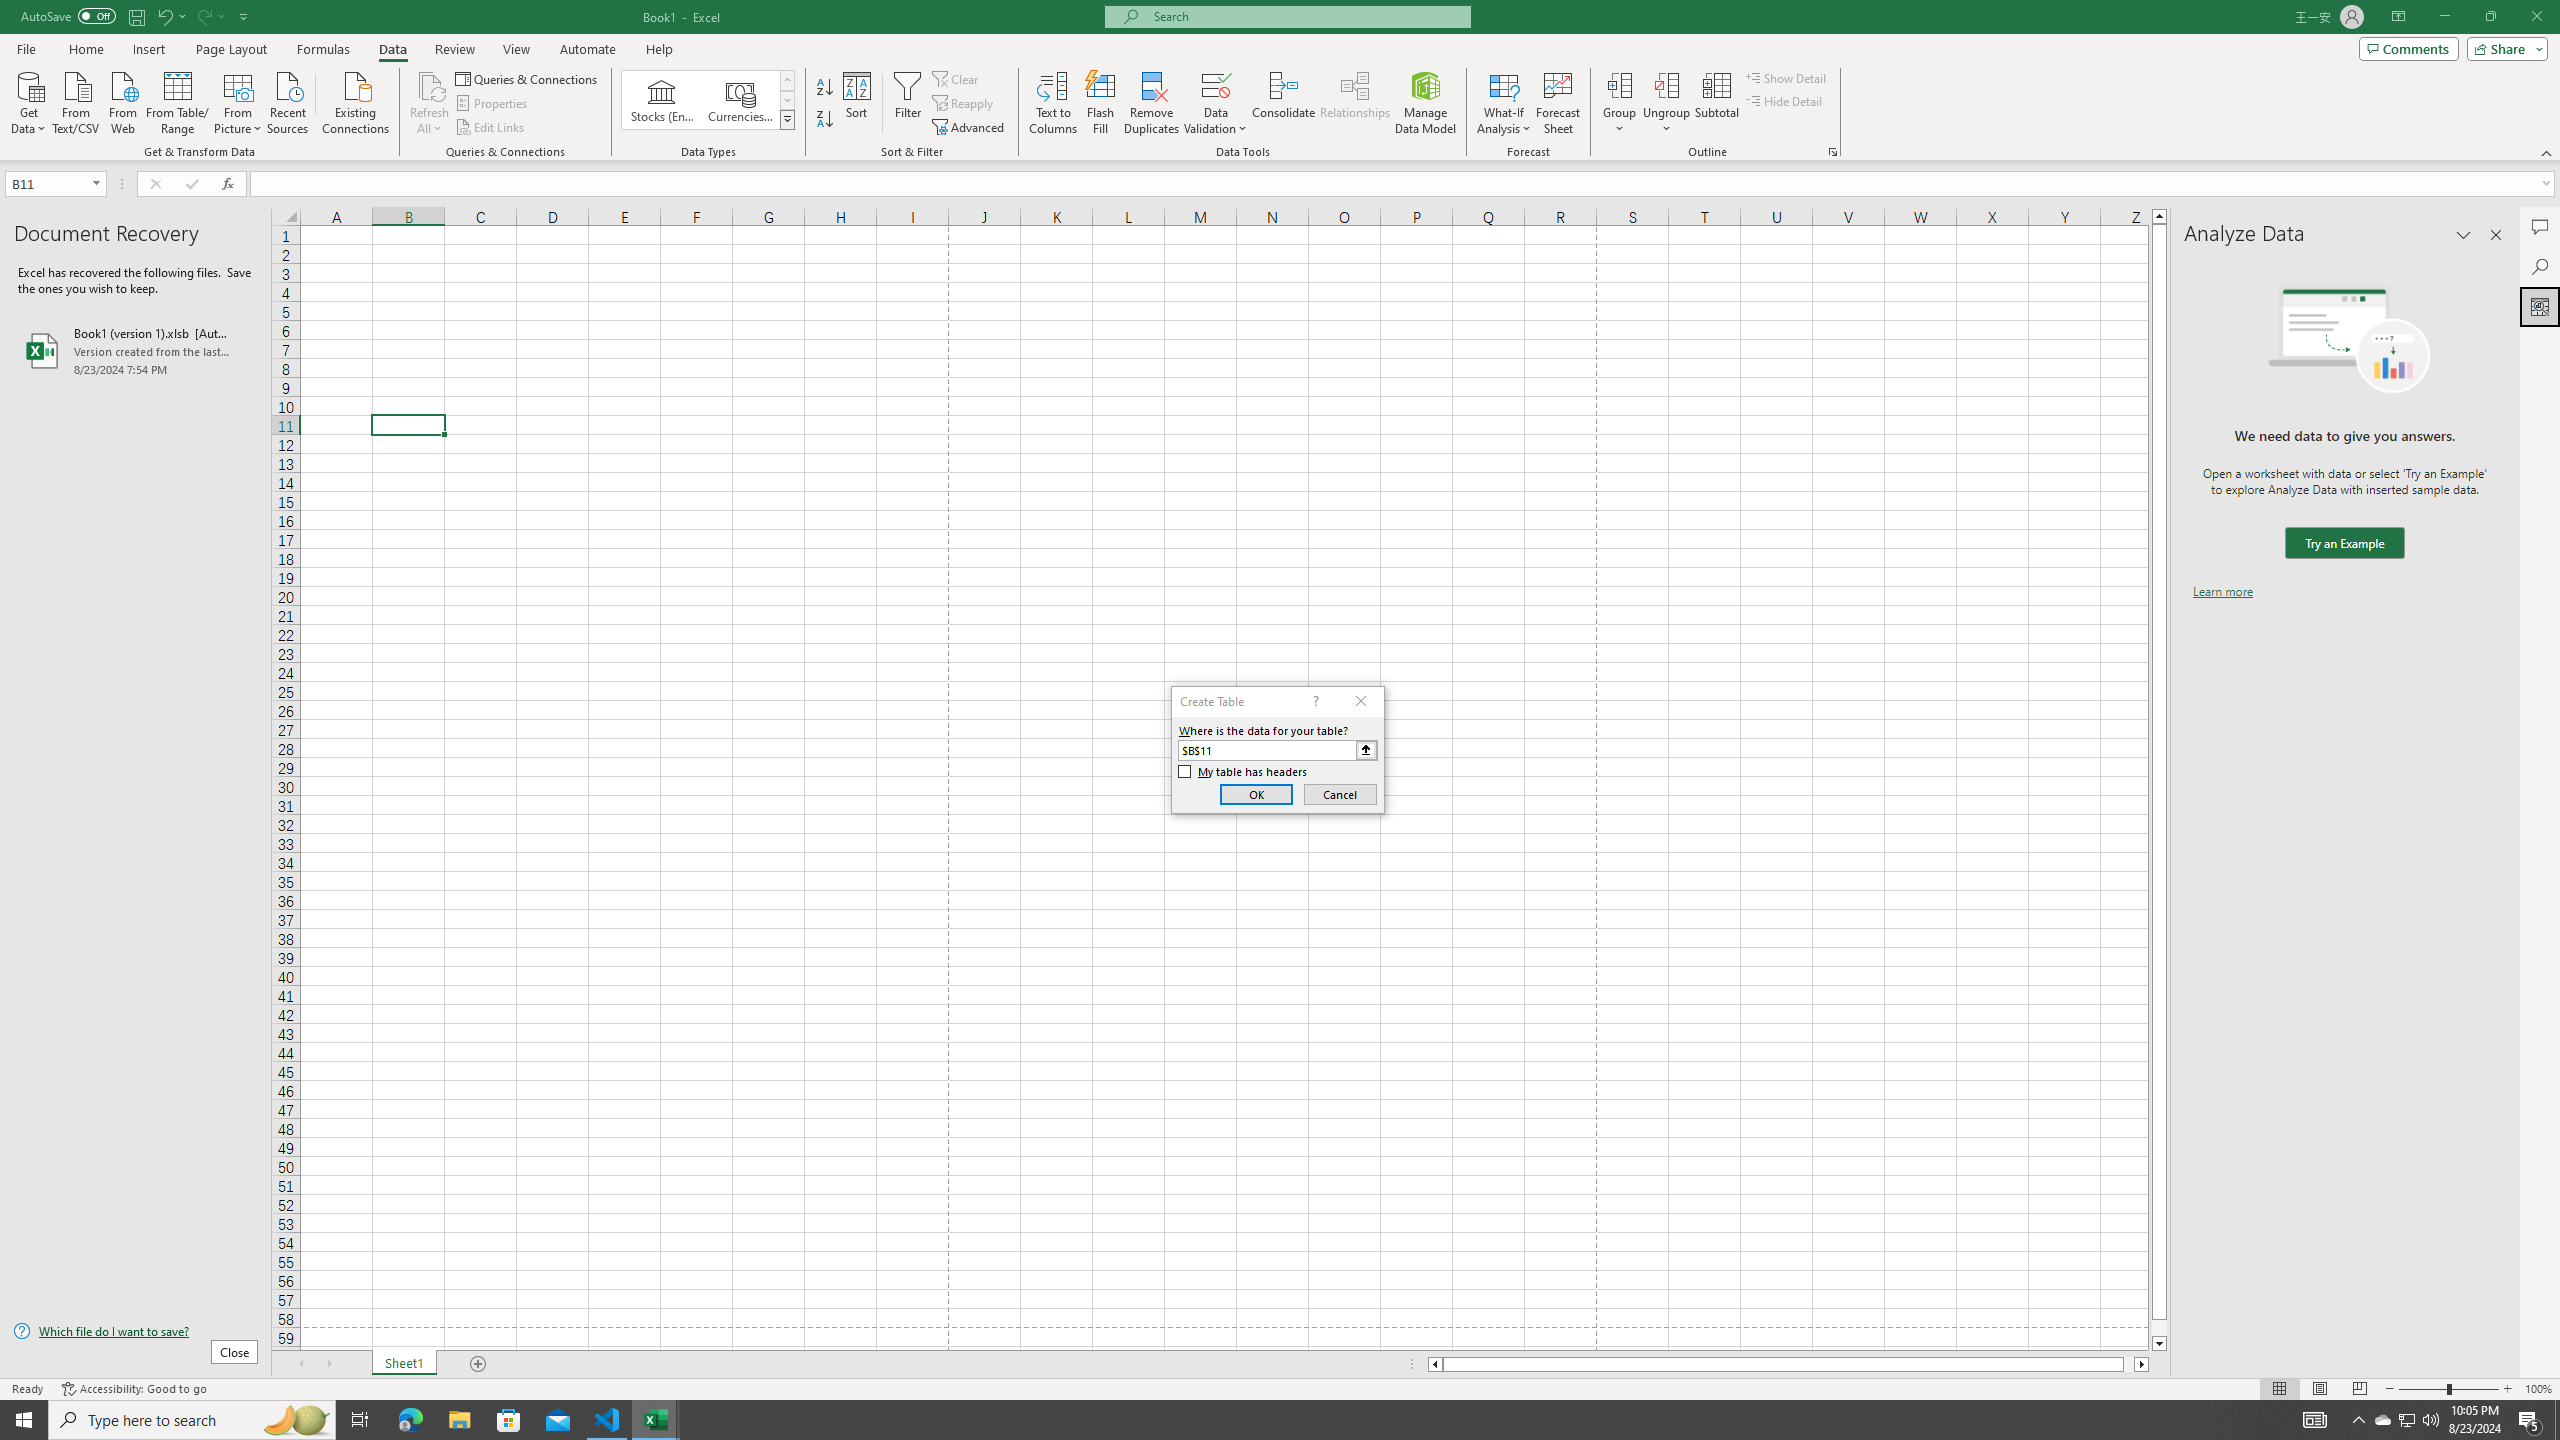  I want to click on 'Data Types', so click(787, 118).